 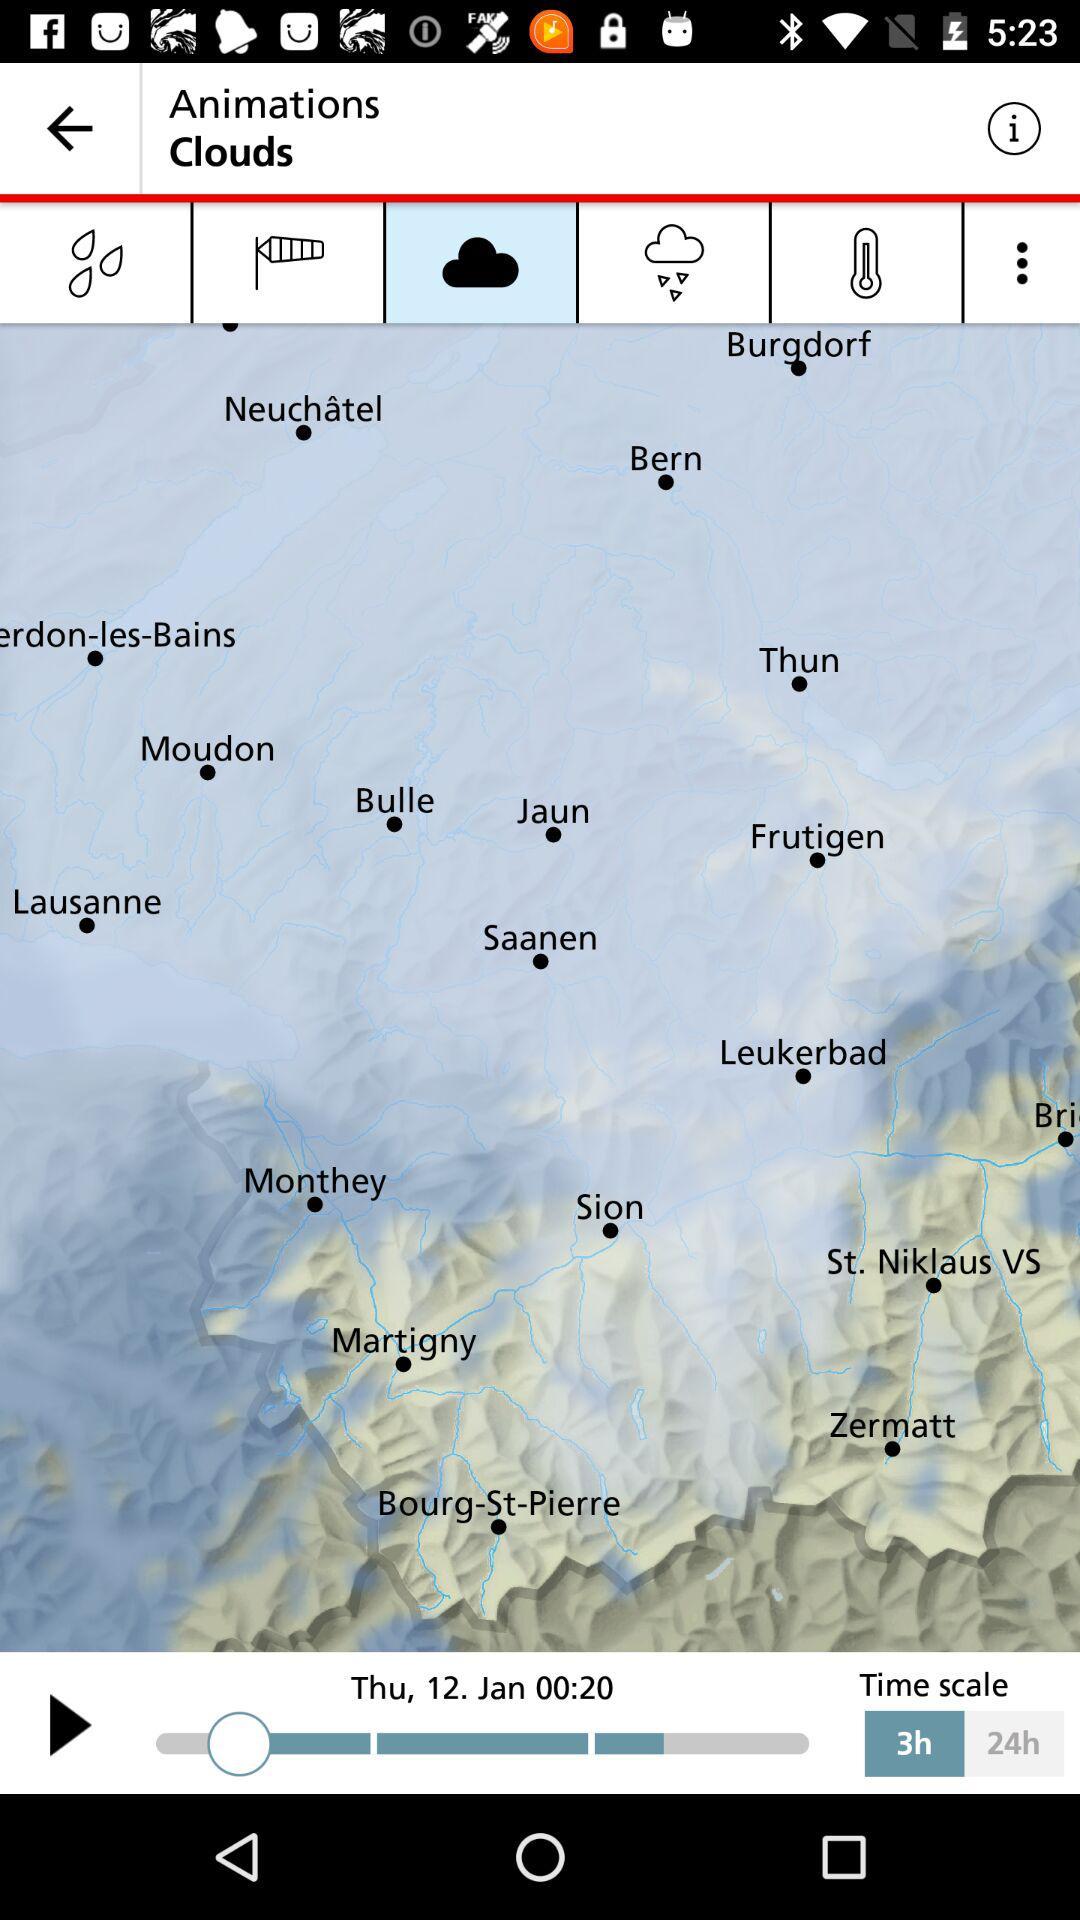 I want to click on the play icon, so click(x=69, y=1723).